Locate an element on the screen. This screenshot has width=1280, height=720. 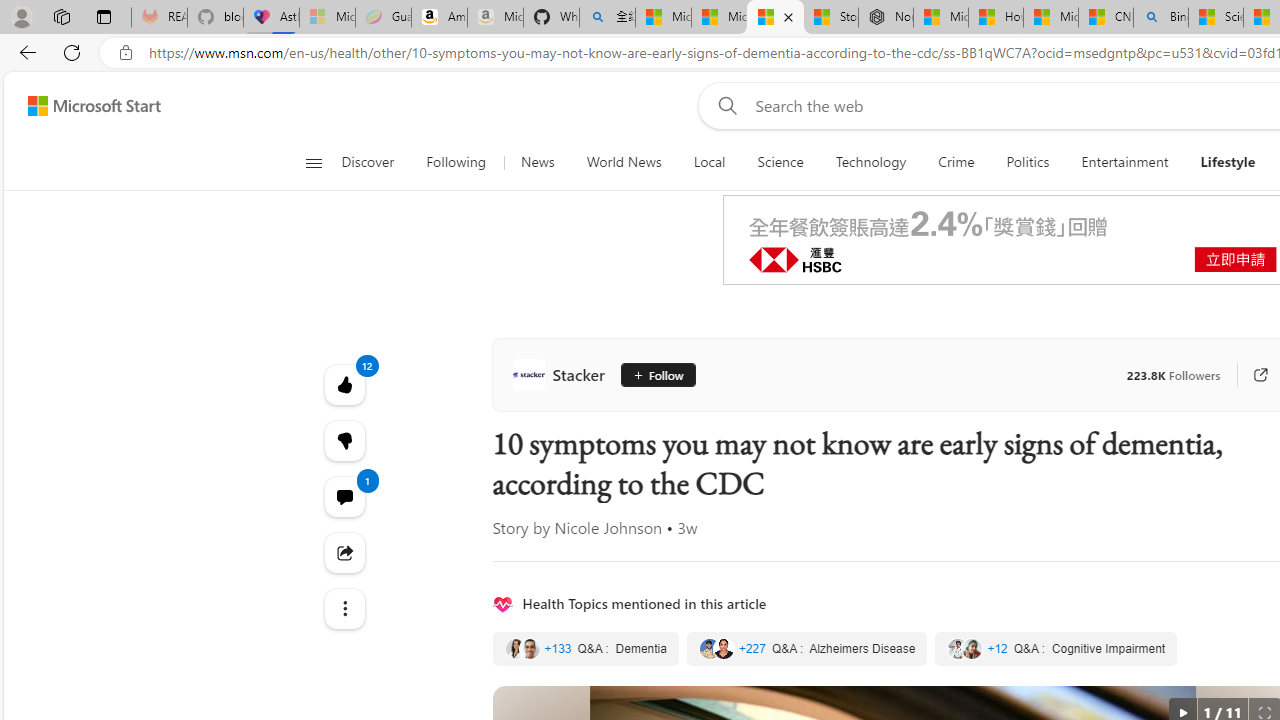
'Cognitive Impairment' is located at coordinates (1055, 649).